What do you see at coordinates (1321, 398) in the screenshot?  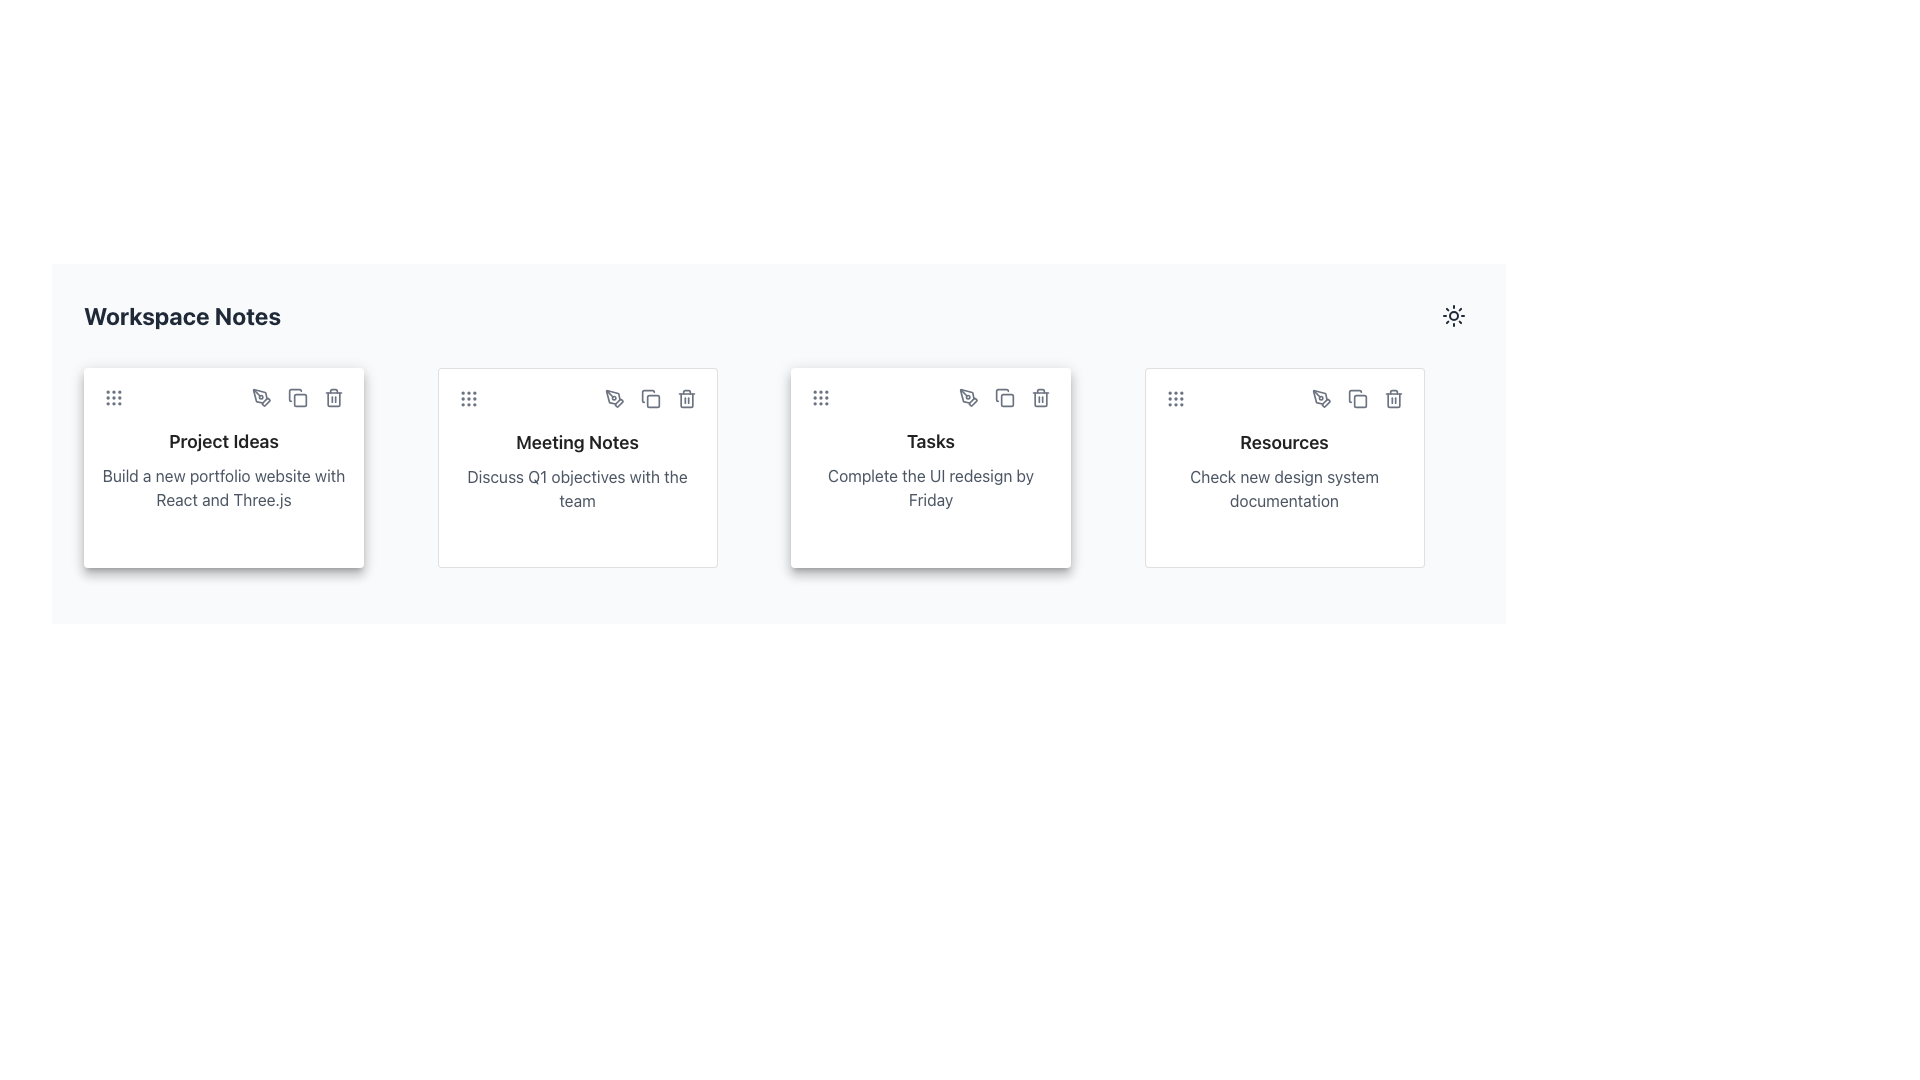 I see `the pen tool icon button, which is the leftmost icon within the group of actions in the header of the 'Resources' card` at bounding box center [1321, 398].